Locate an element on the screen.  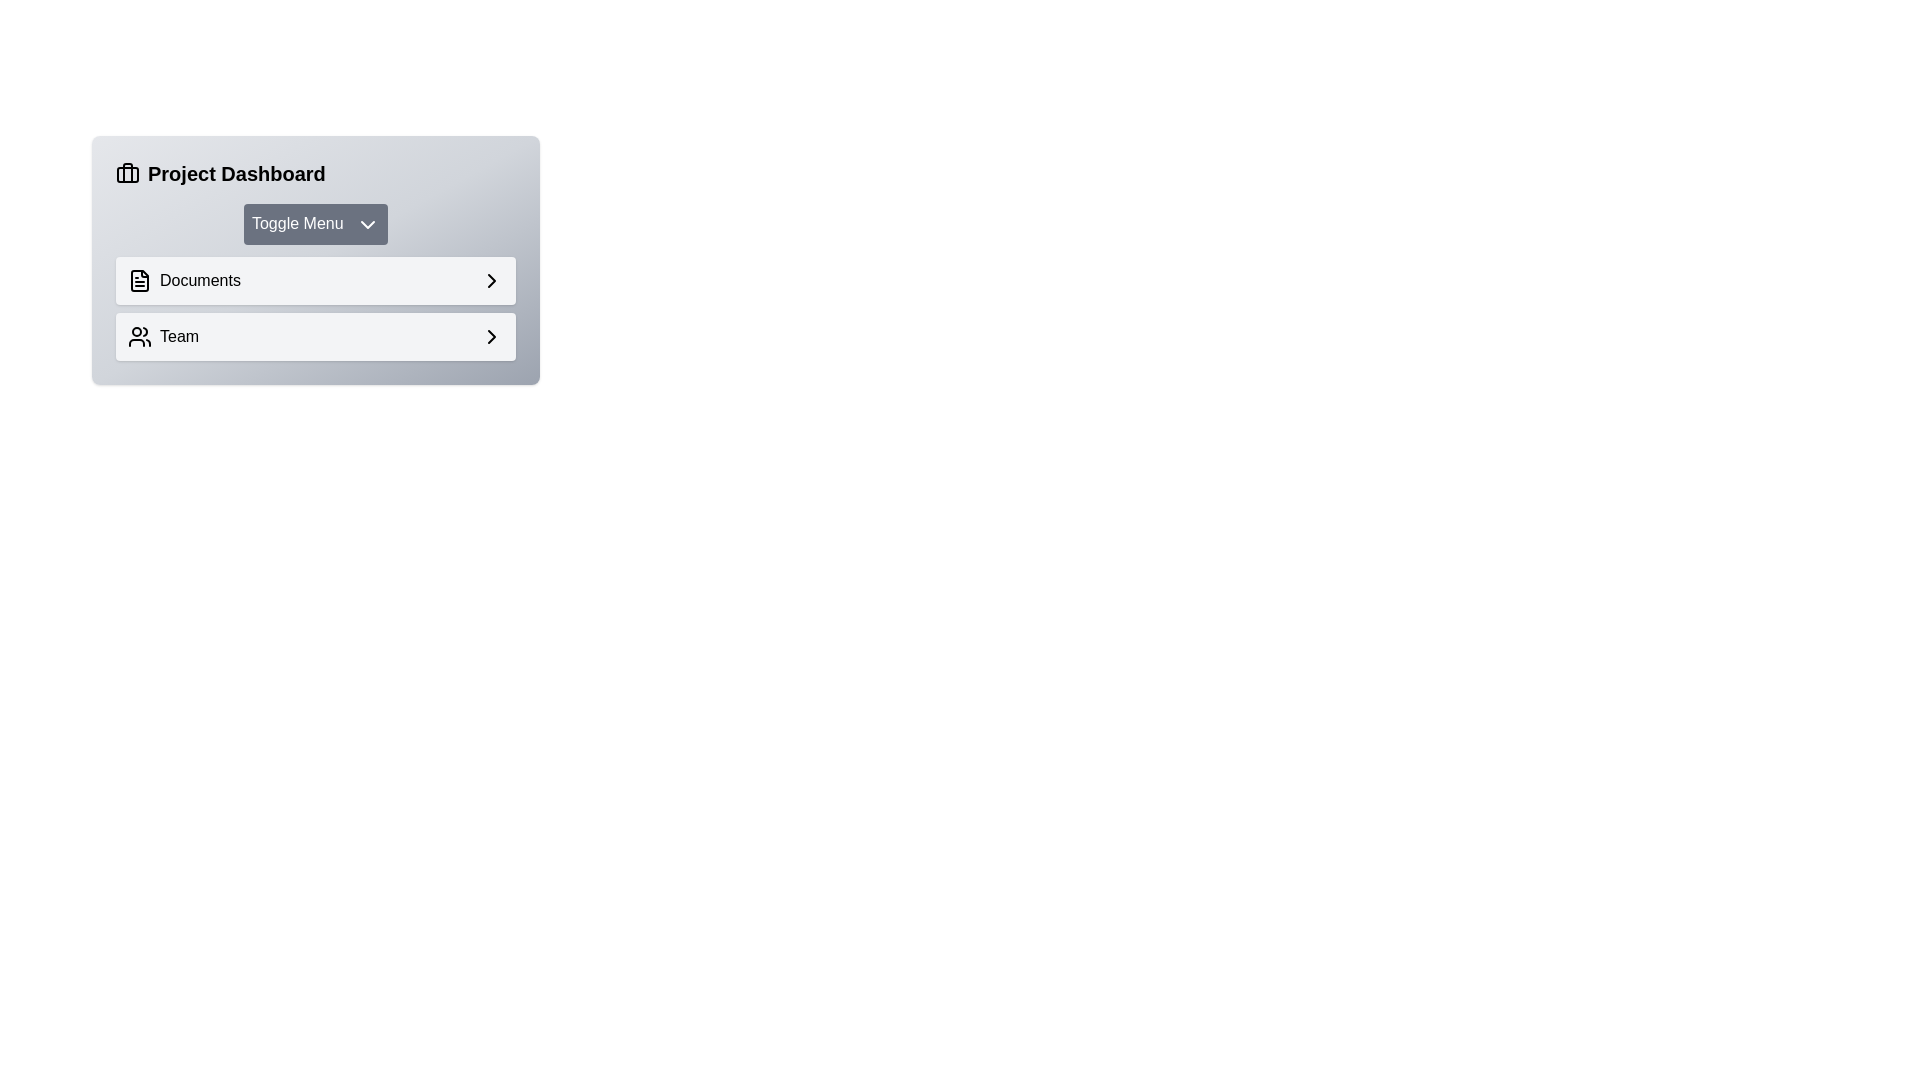
the 'Documents' icon located at the top-left section of the dashboard interface by moving the mouse cursor to it is located at coordinates (138, 280).